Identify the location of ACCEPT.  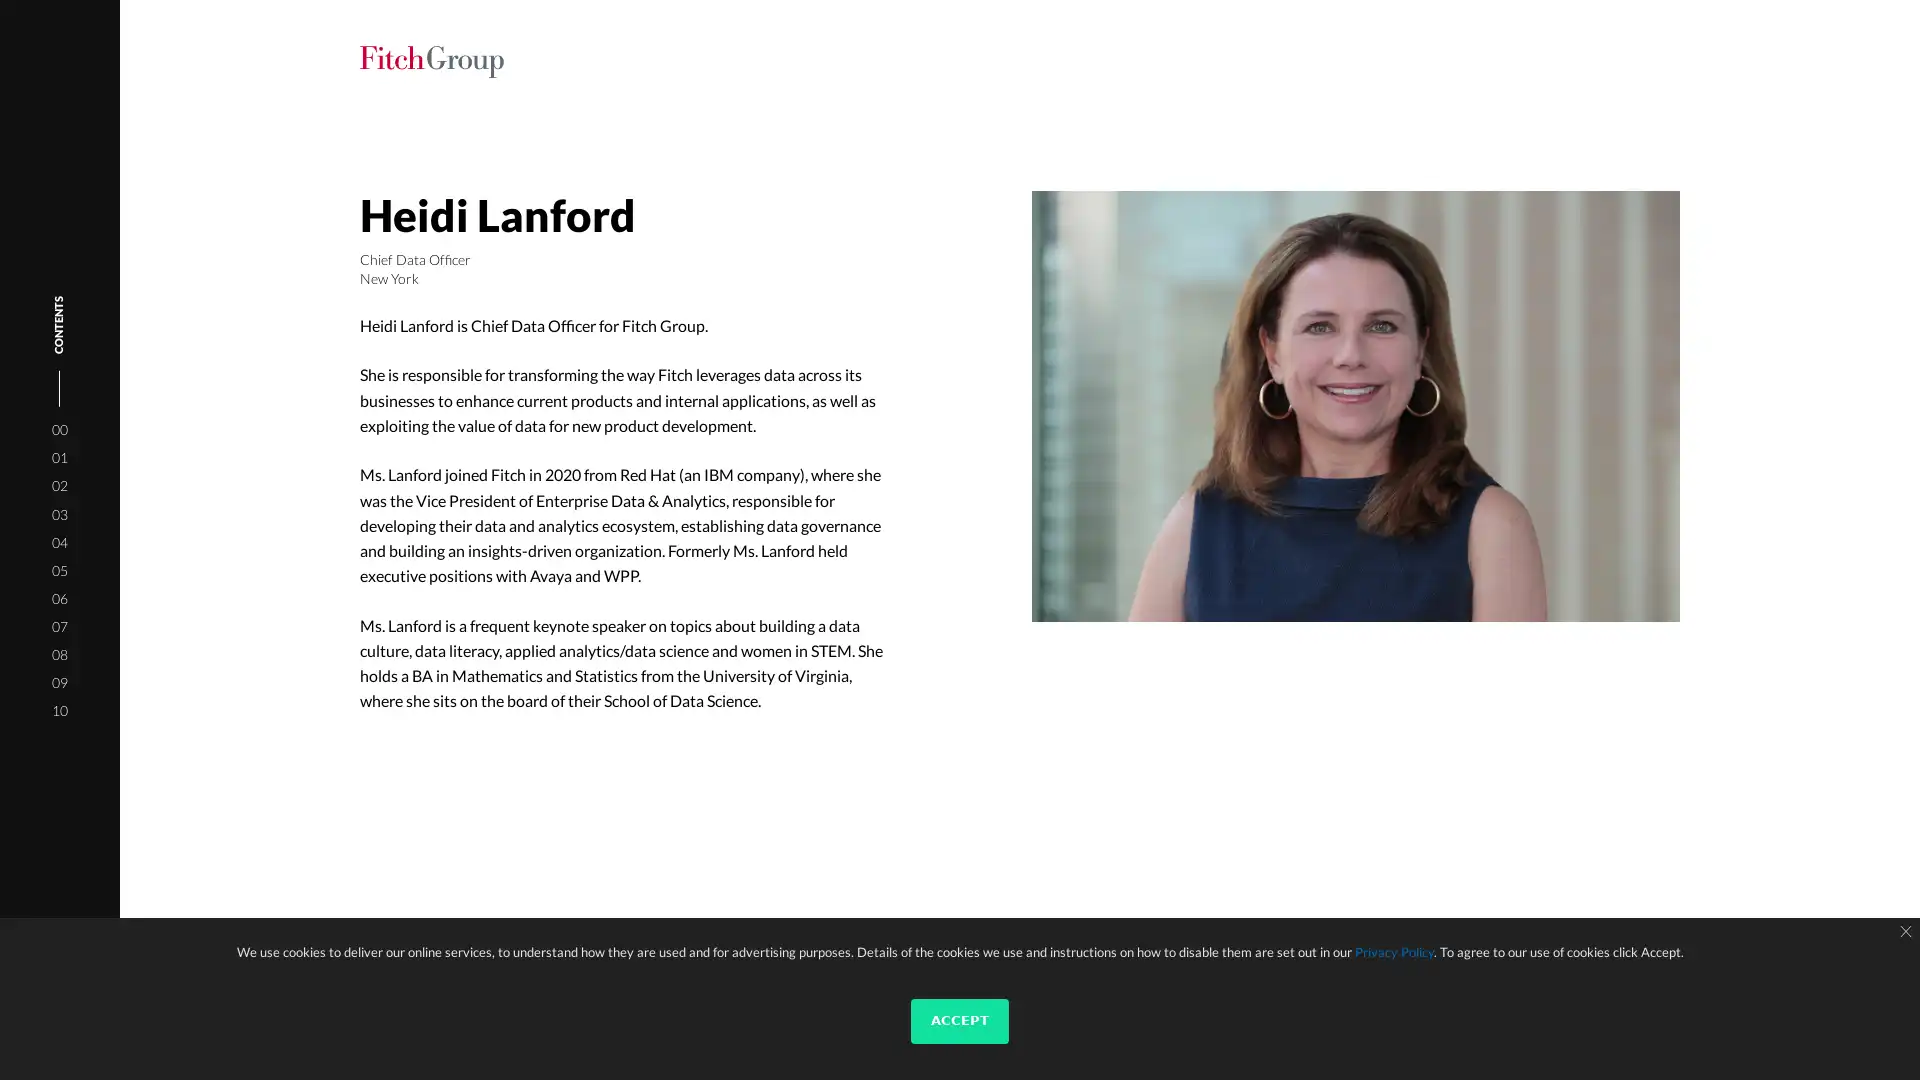
(960, 1021).